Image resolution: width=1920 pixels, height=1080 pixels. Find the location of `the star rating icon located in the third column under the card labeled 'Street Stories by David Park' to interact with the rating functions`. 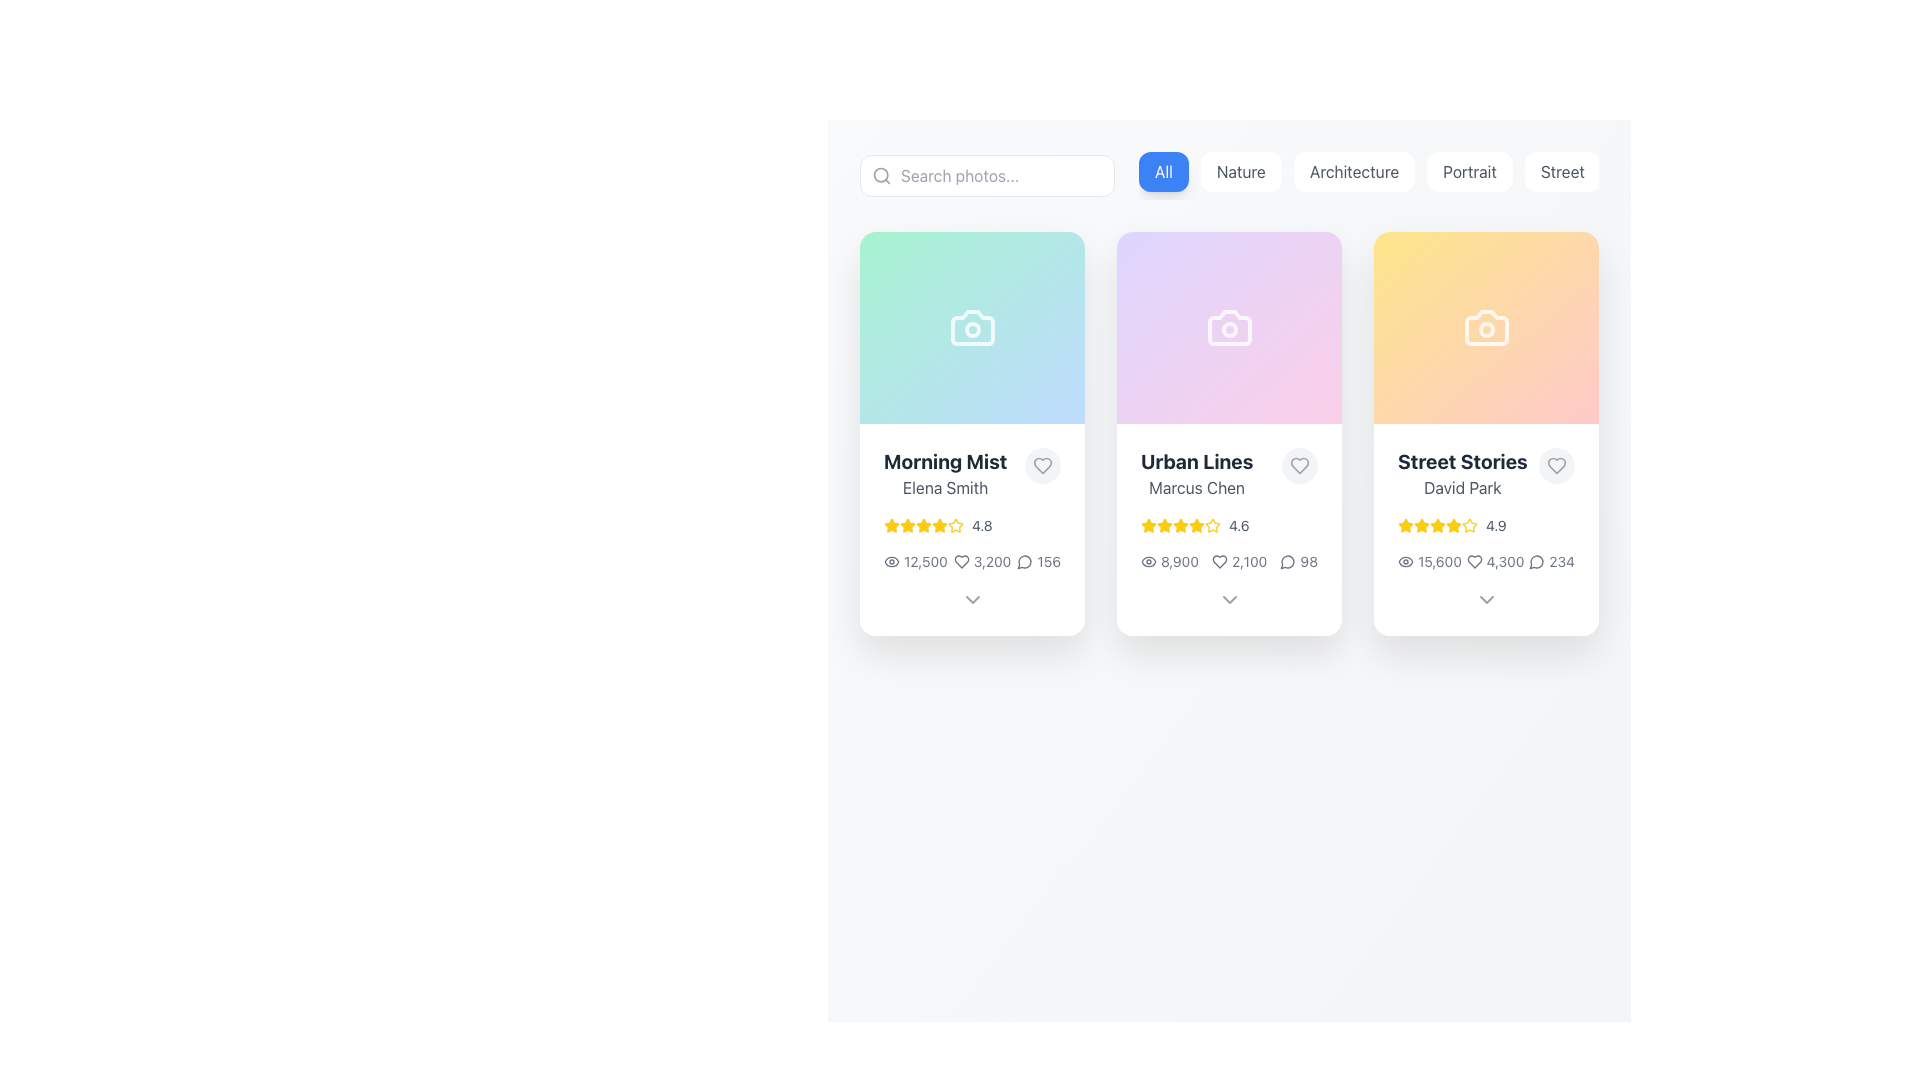

the star rating icon located in the third column under the card labeled 'Street Stories by David Park' to interact with the rating functions is located at coordinates (1437, 524).